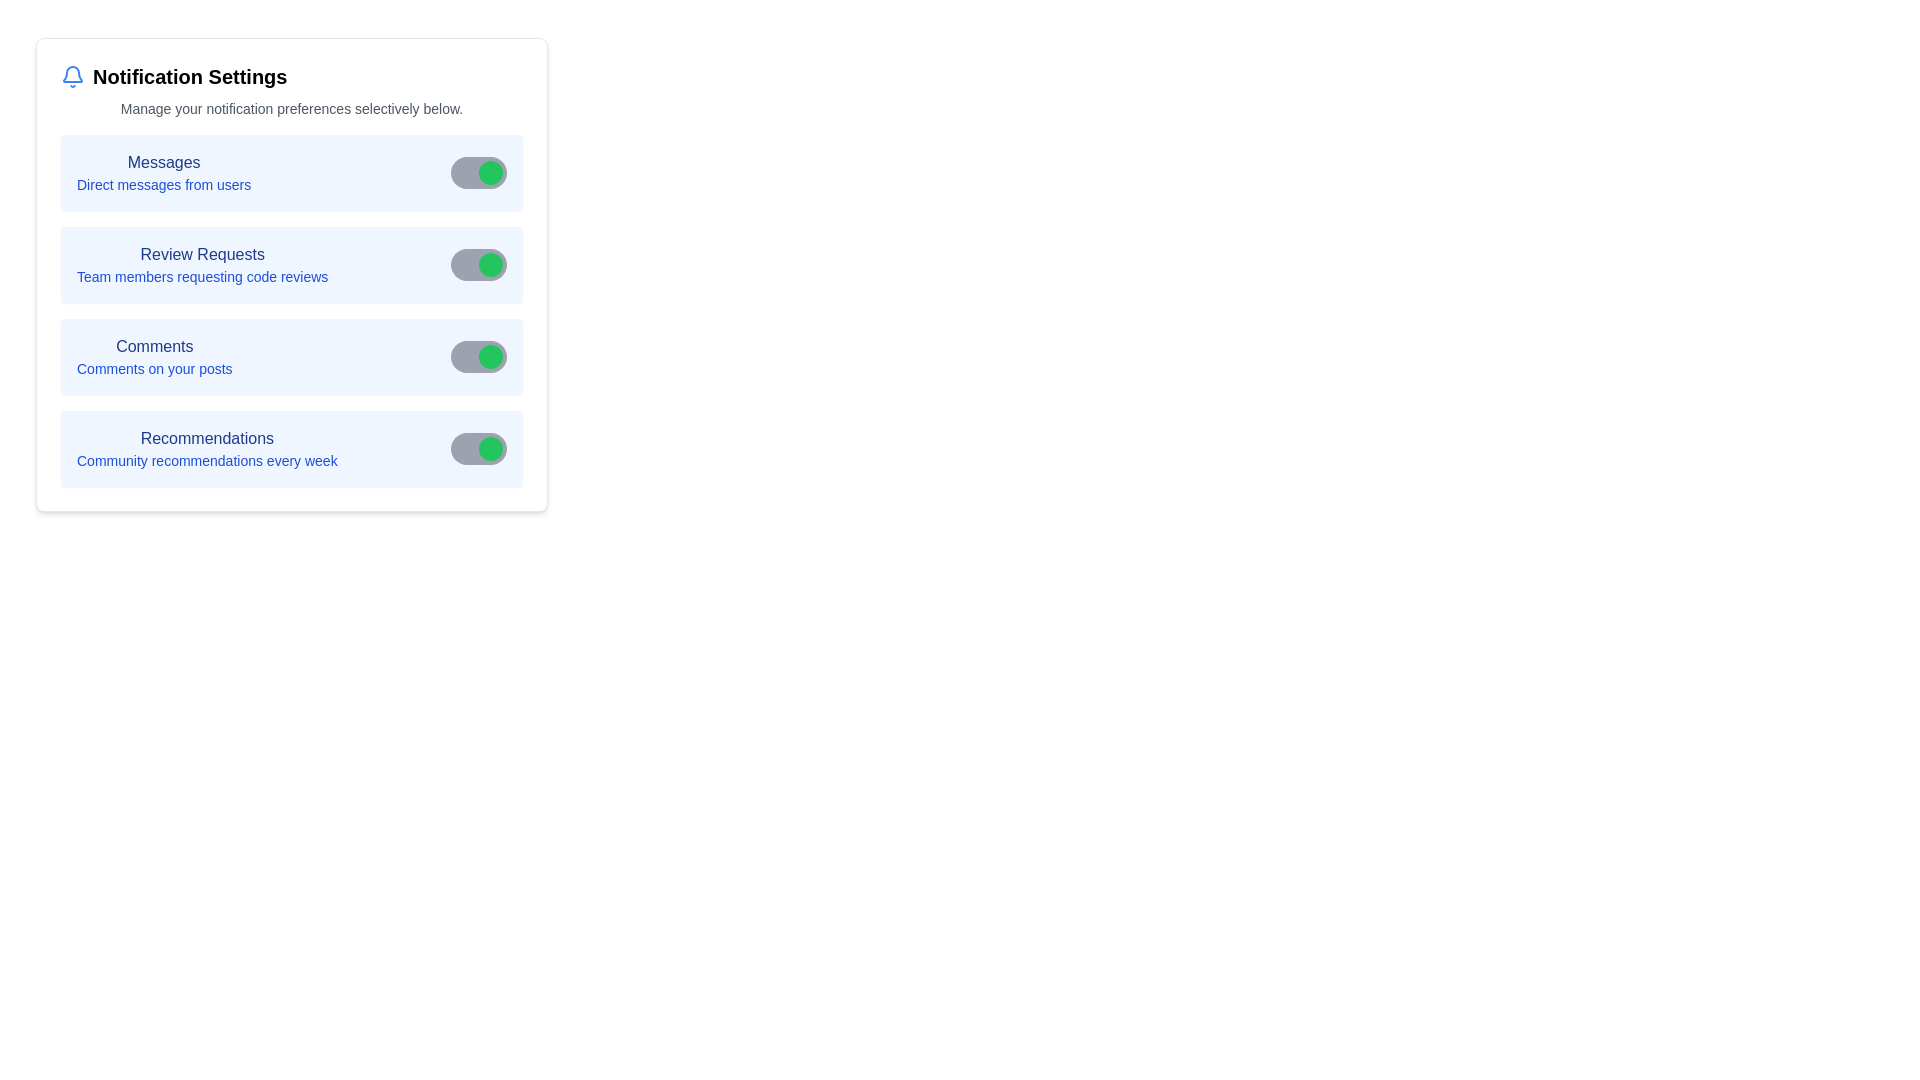 This screenshot has height=1080, width=1920. Describe the element at coordinates (490, 172) in the screenshot. I see `the toggle switch handle for 'Messages: Direct messages from users' to modify the setting` at that location.